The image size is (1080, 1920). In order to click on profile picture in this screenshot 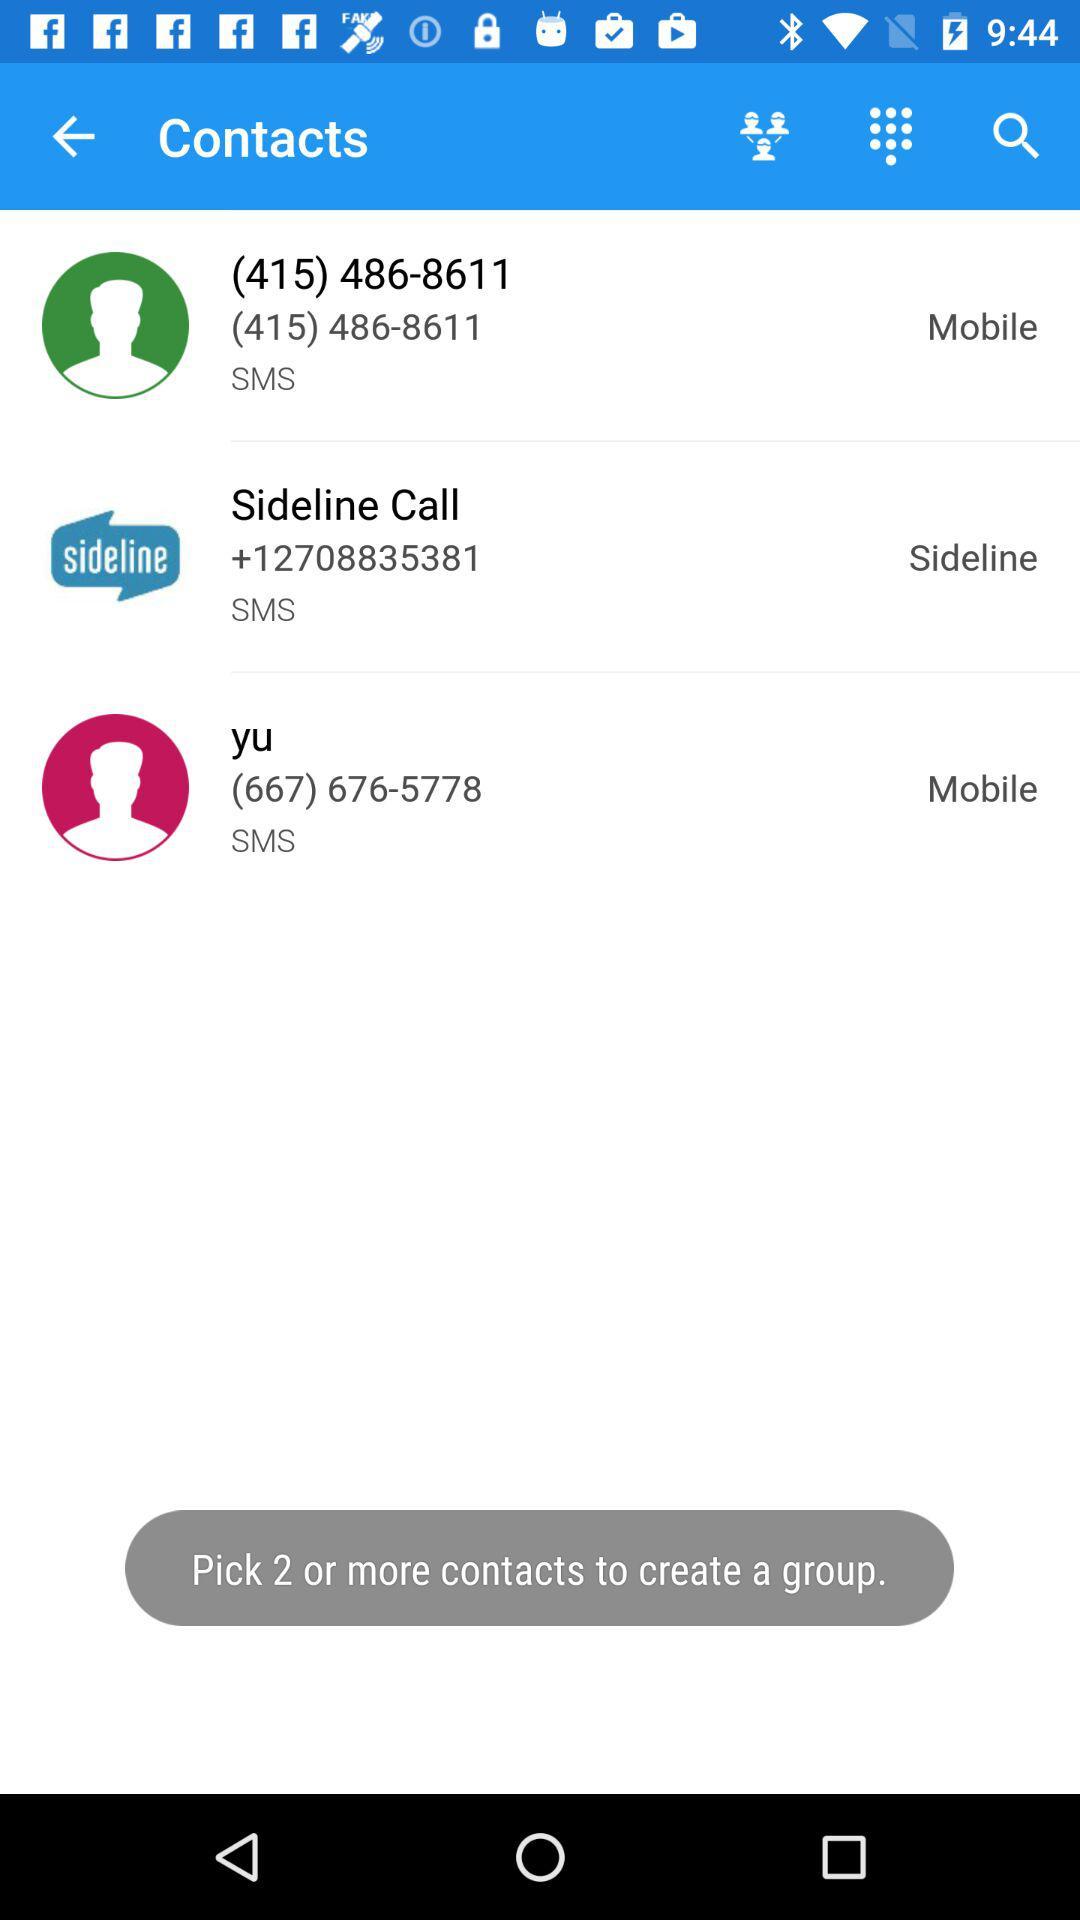, I will do `click(115, 786)`.